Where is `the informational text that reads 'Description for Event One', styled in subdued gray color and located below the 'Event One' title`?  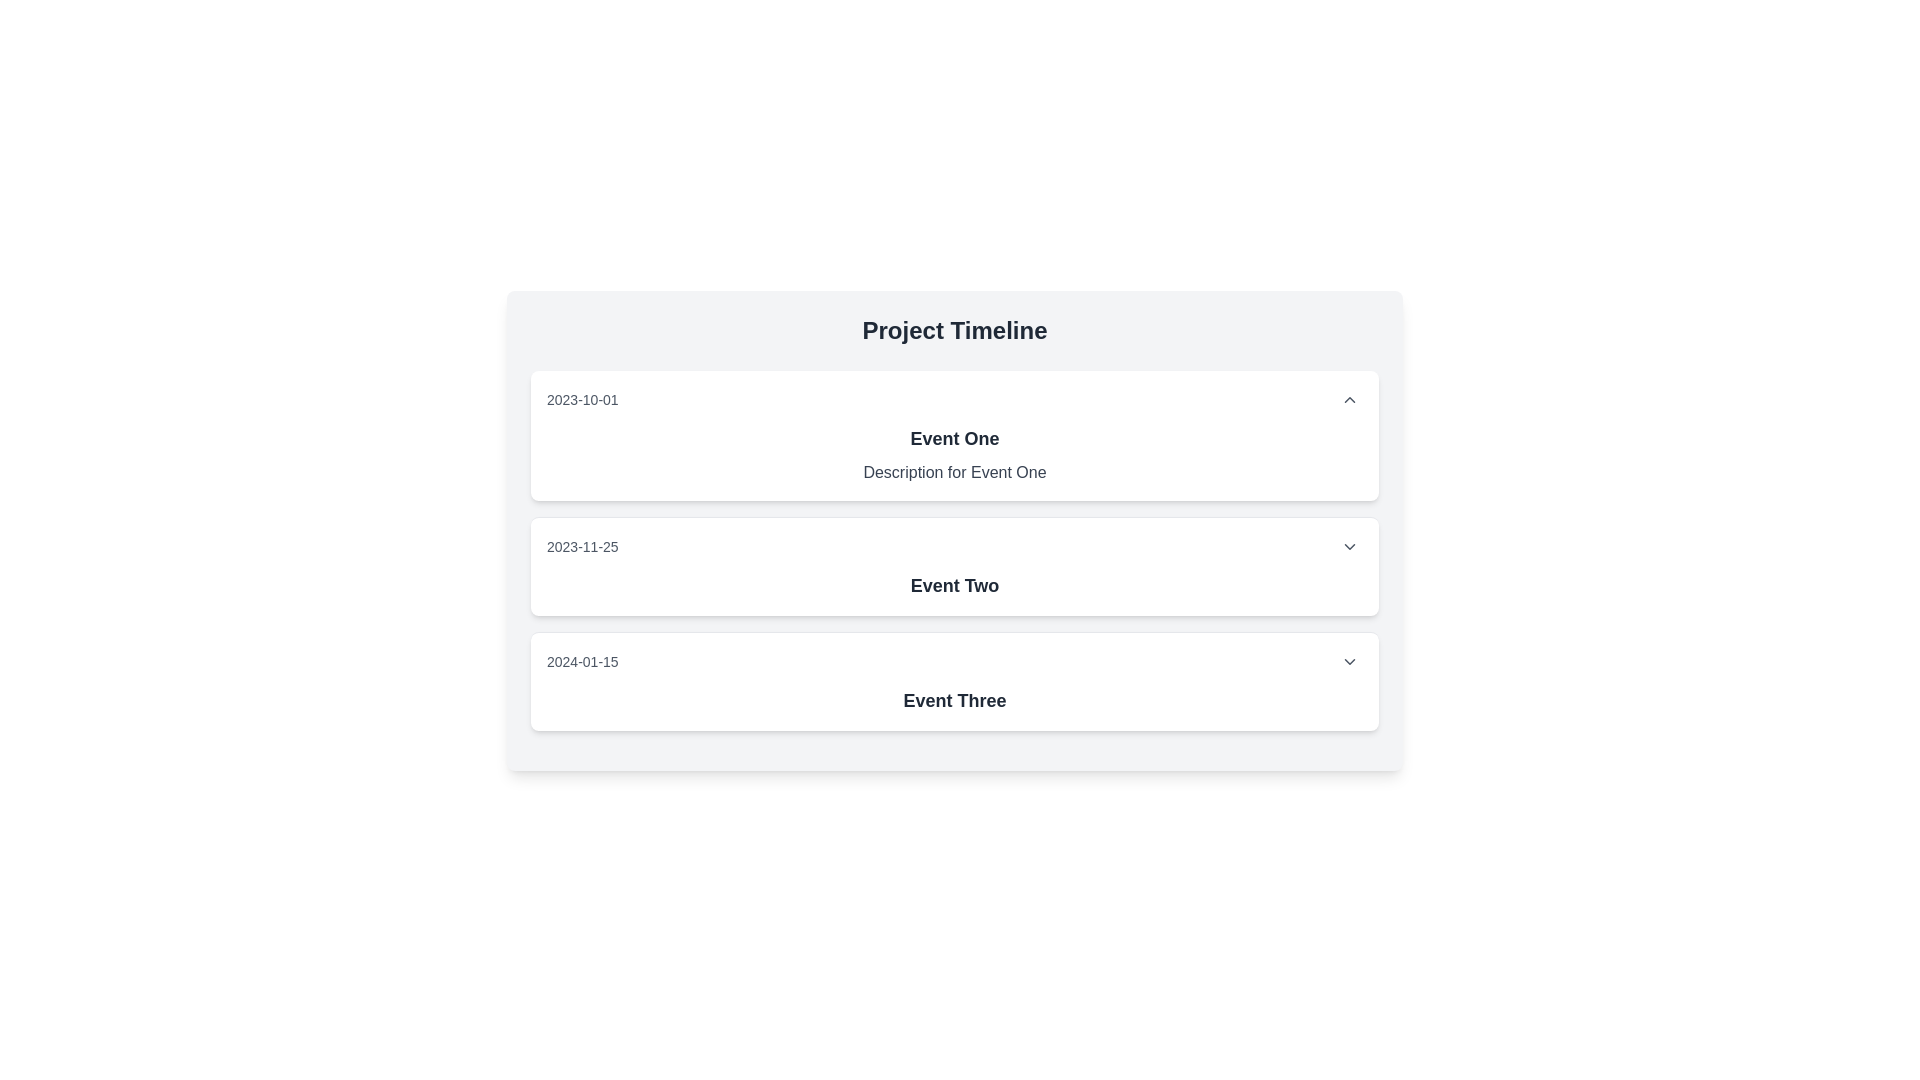 the informational text that reads 'Description for Event One', styled in subdued gray color and located below the 'Event One' title is located at coordinates (954, 473).